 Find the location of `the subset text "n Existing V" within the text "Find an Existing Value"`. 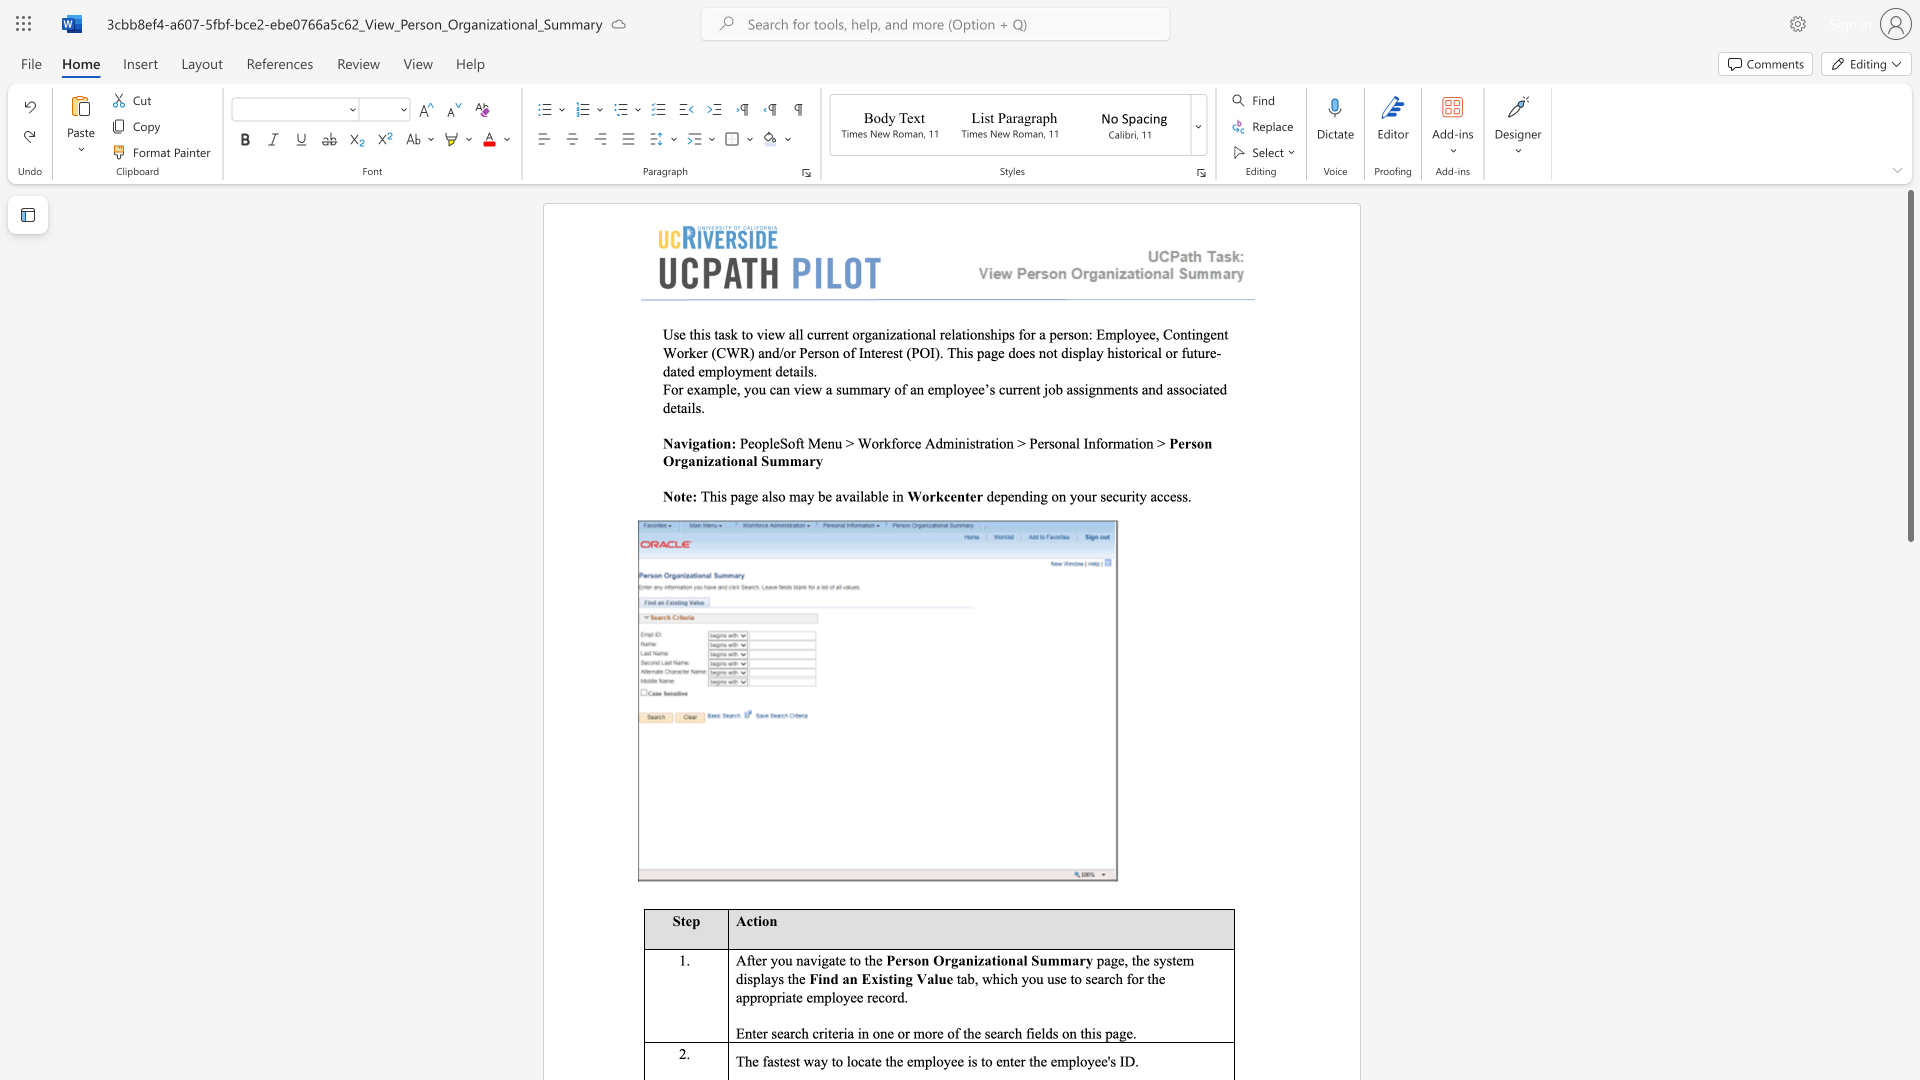

the subset text "n Existing V" within the text "Find an Existing Value" is located at coordinates (849, 977).